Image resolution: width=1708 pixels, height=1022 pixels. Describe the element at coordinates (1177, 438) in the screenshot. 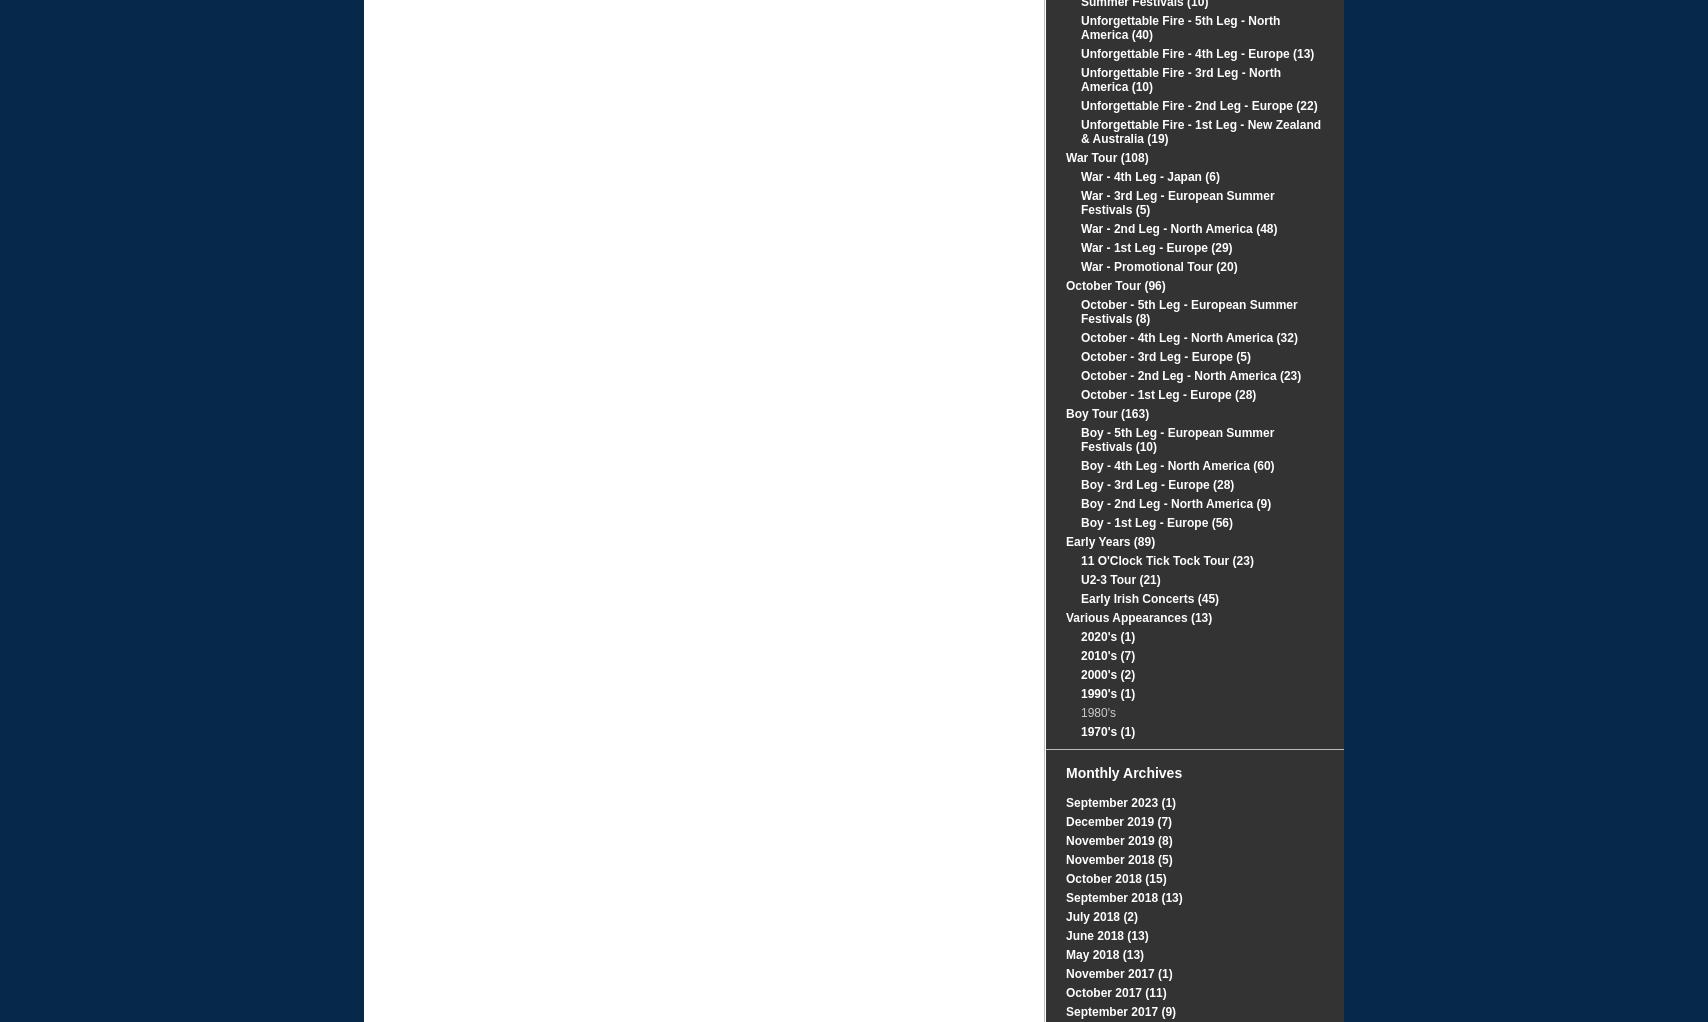

I see `'Boy - 5th Leg - European Summer Festivals (10)'` at that location.